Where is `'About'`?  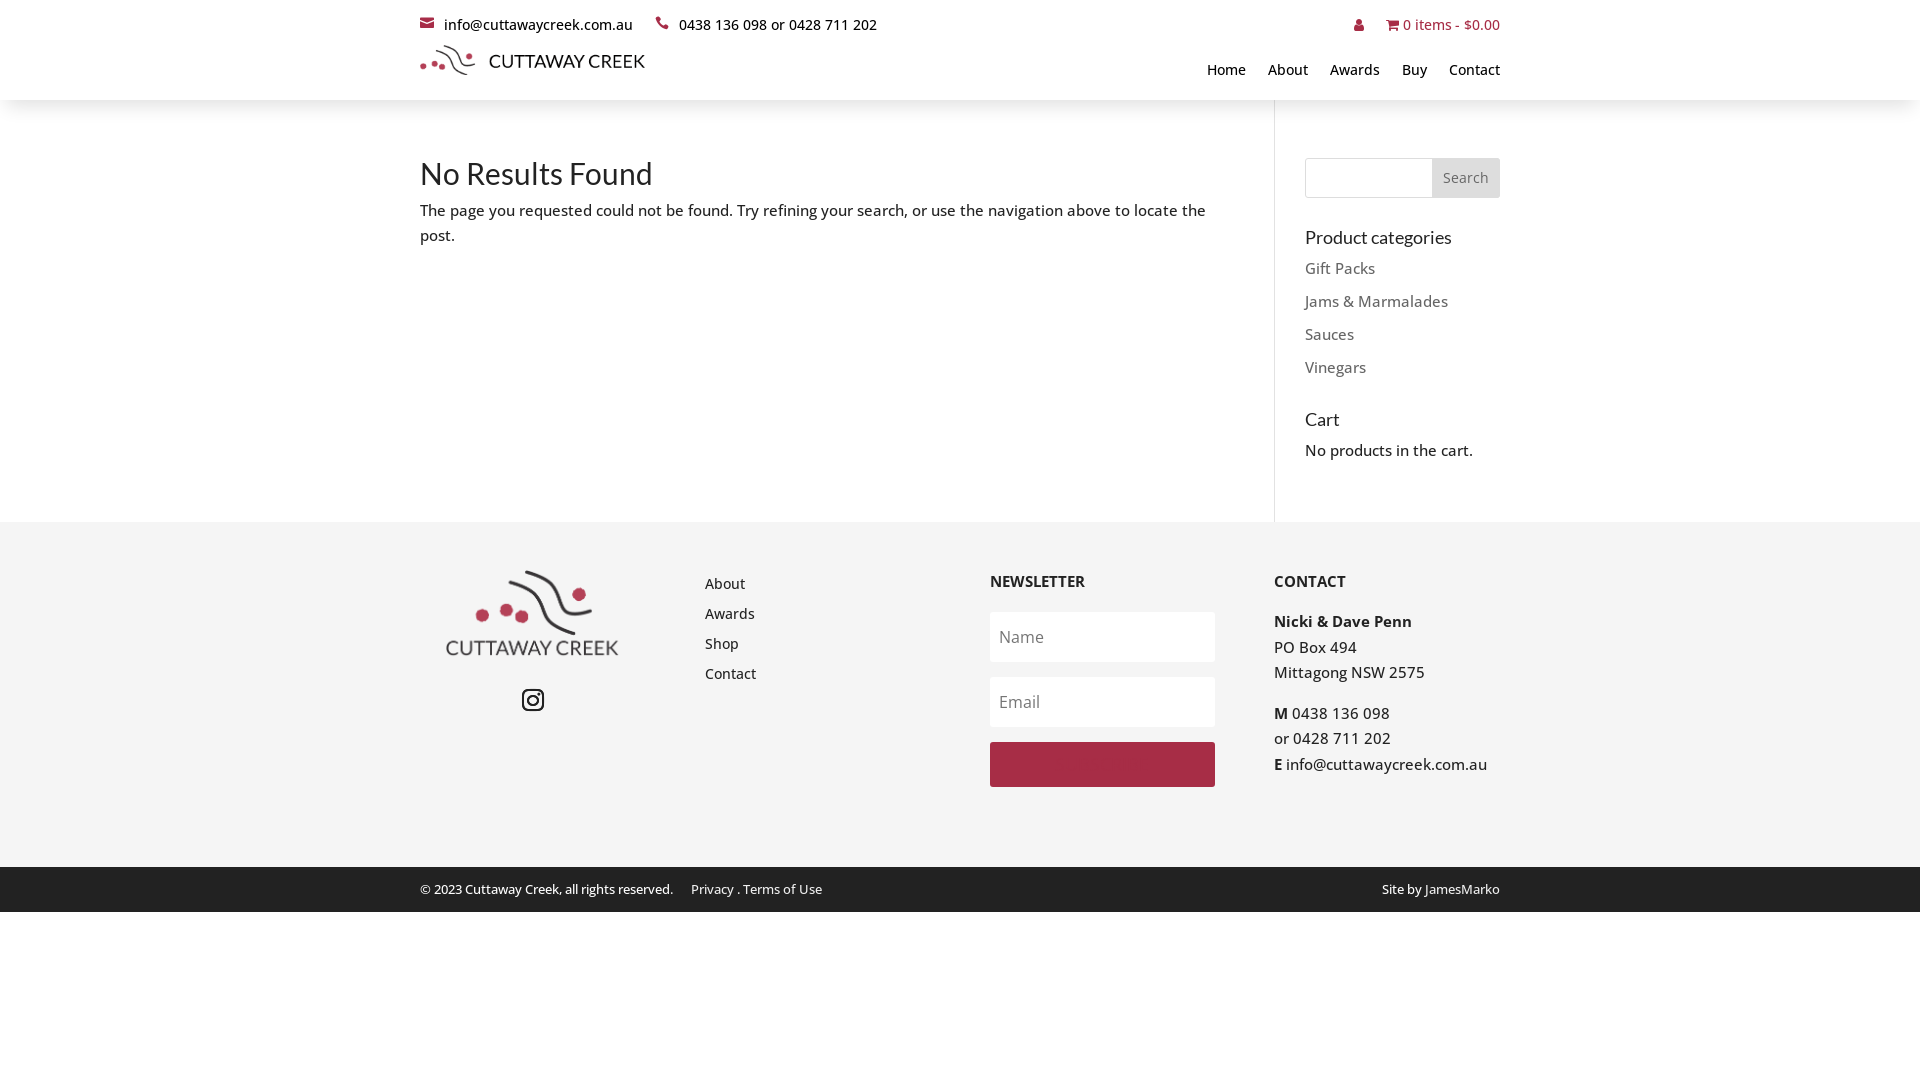
'About' is located at coordinates (723, 586).